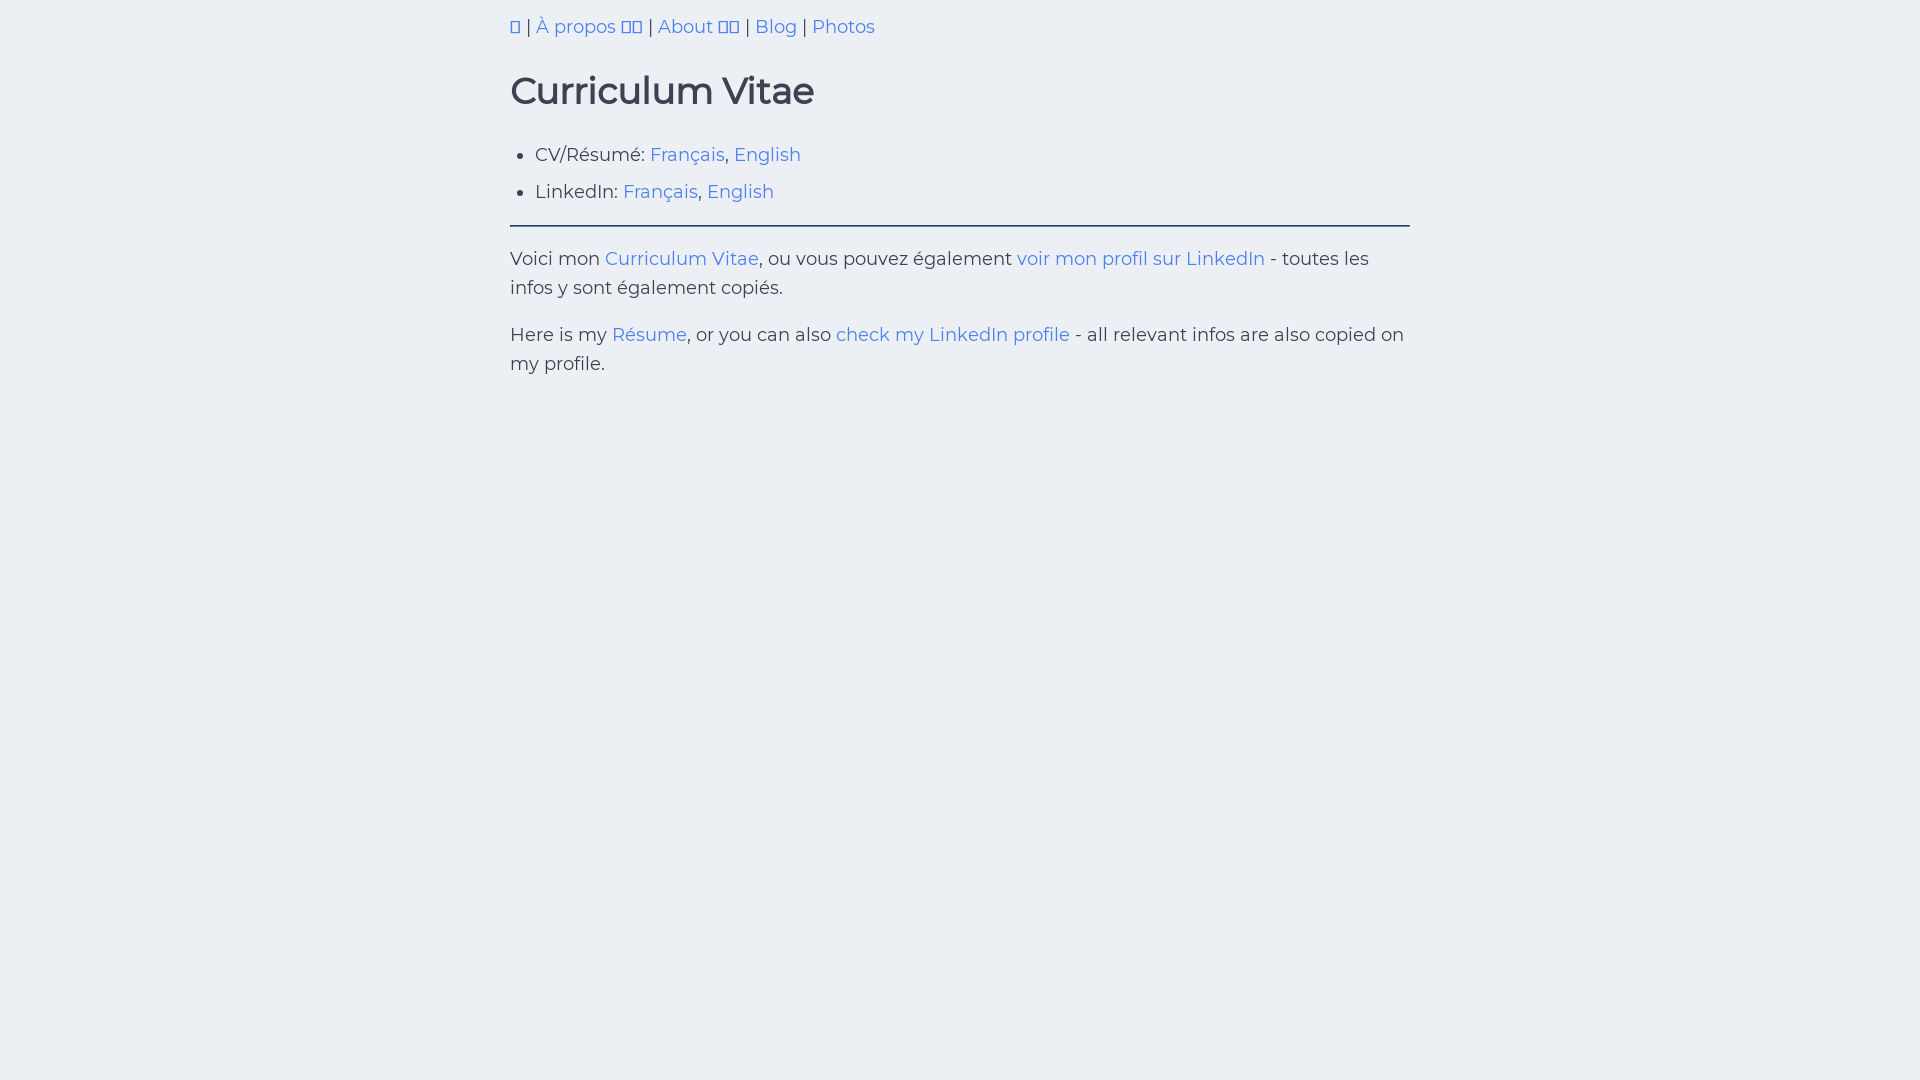  Describe the element at coordinates (952, 334) in the screenshot. I see `'check my LinkedIn profile'` at that location.